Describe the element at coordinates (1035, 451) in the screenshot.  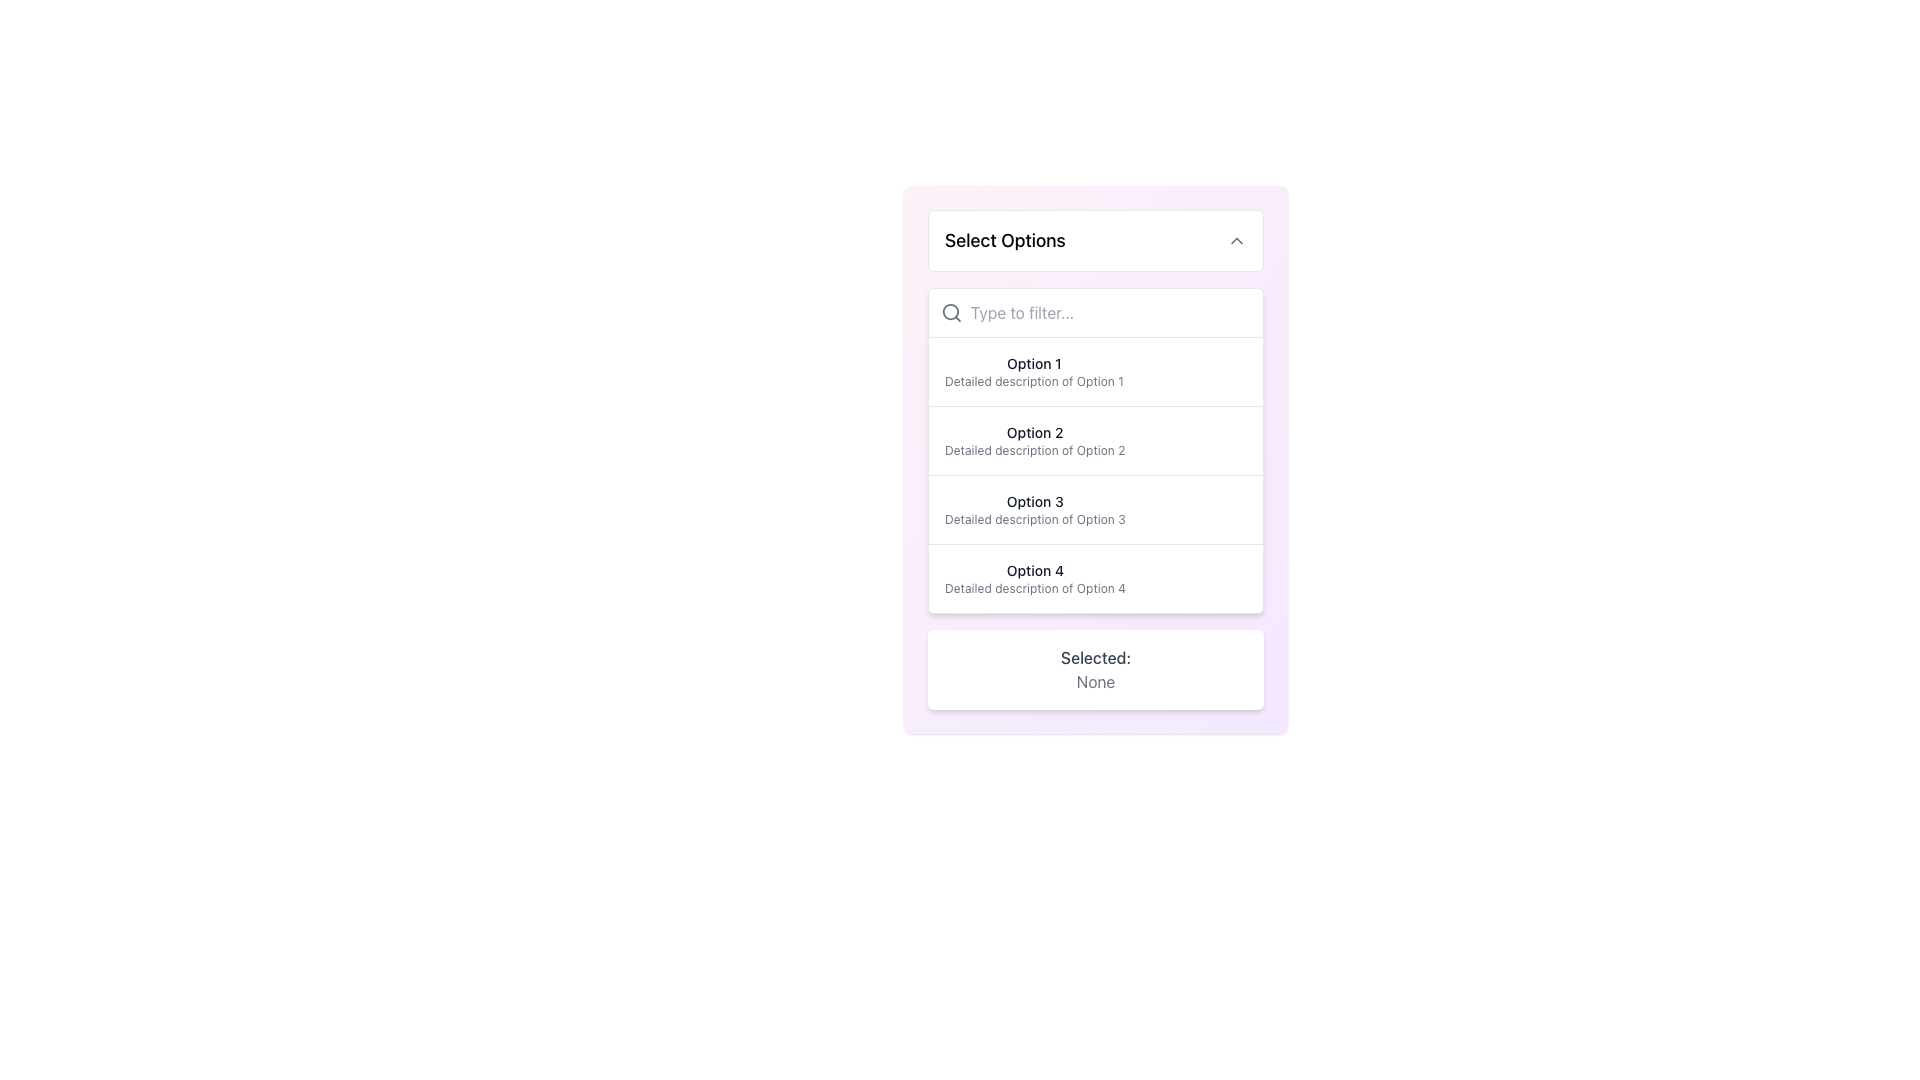
I see `descriptive text label associated with 'Option 2' located centrally in the list of options, aligned to the left margin` at that location.